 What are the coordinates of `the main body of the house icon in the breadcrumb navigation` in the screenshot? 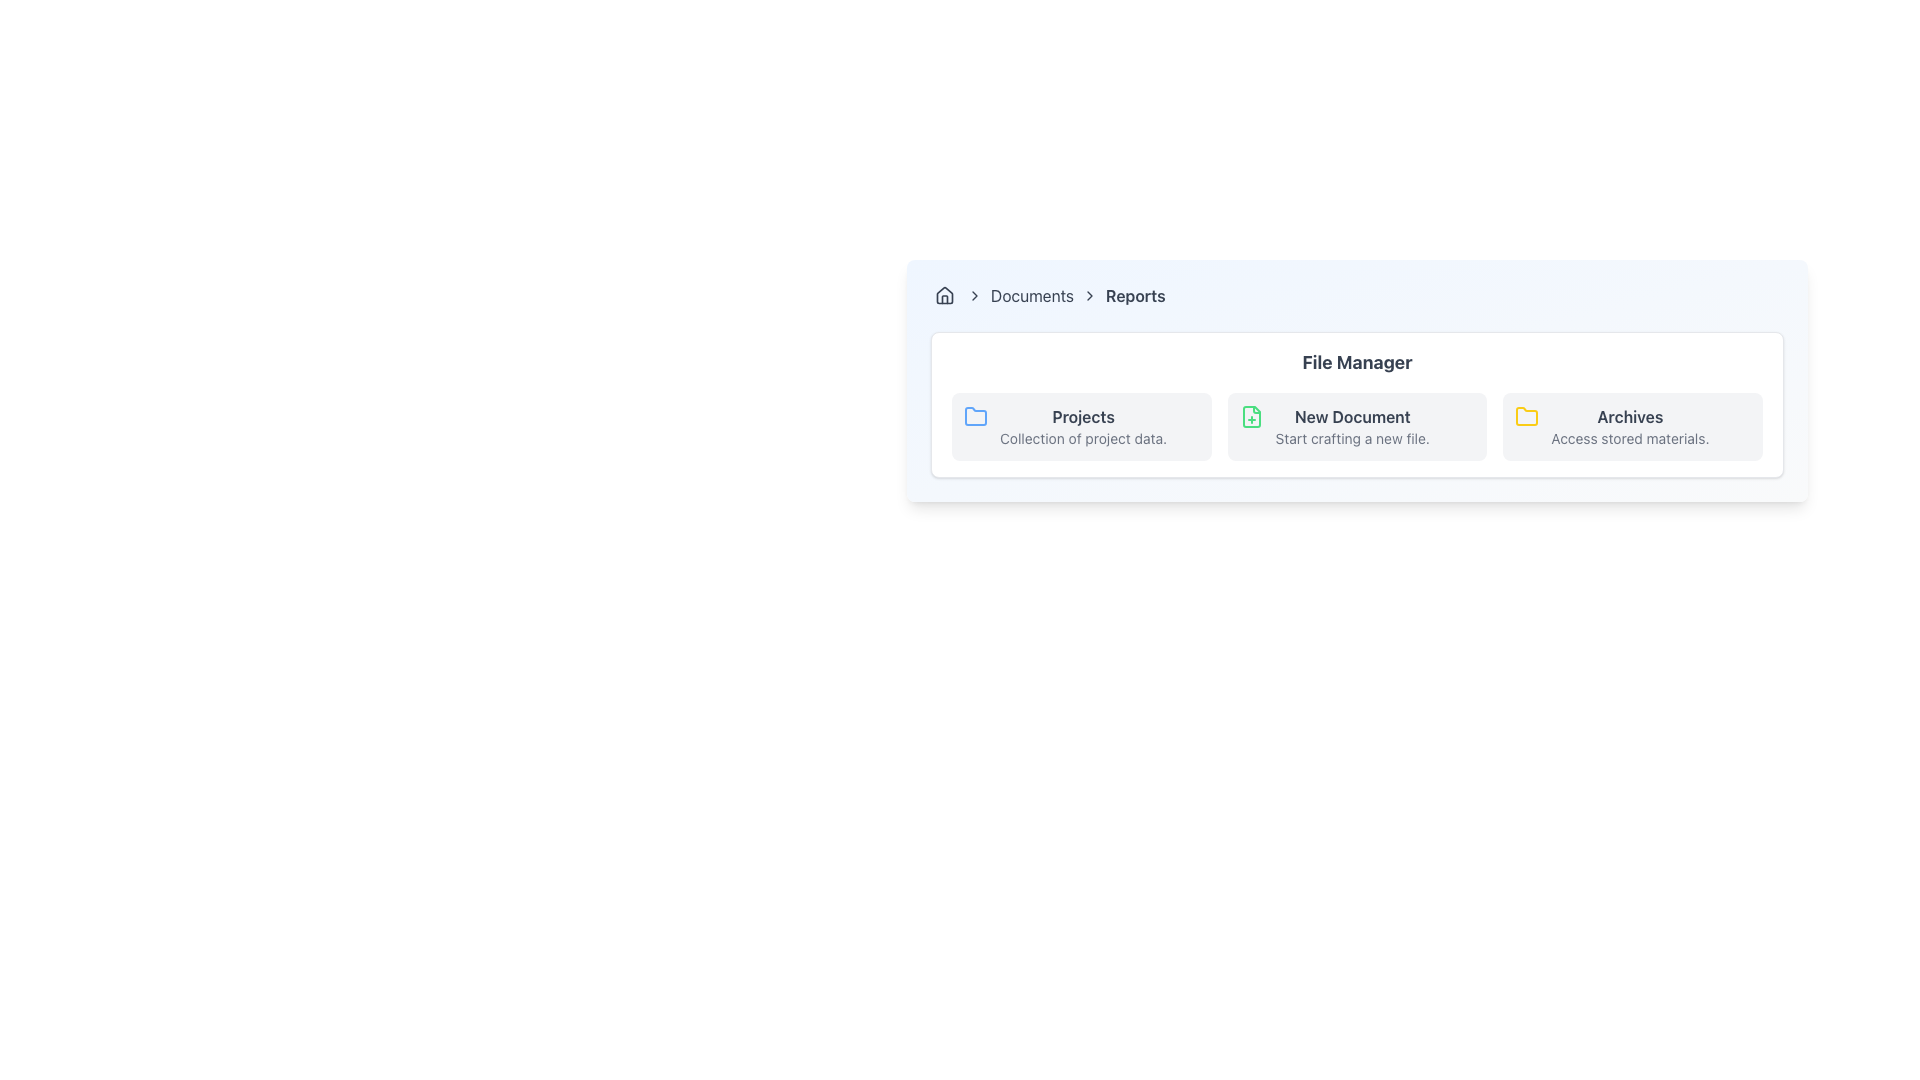 It's located at (944, 294).